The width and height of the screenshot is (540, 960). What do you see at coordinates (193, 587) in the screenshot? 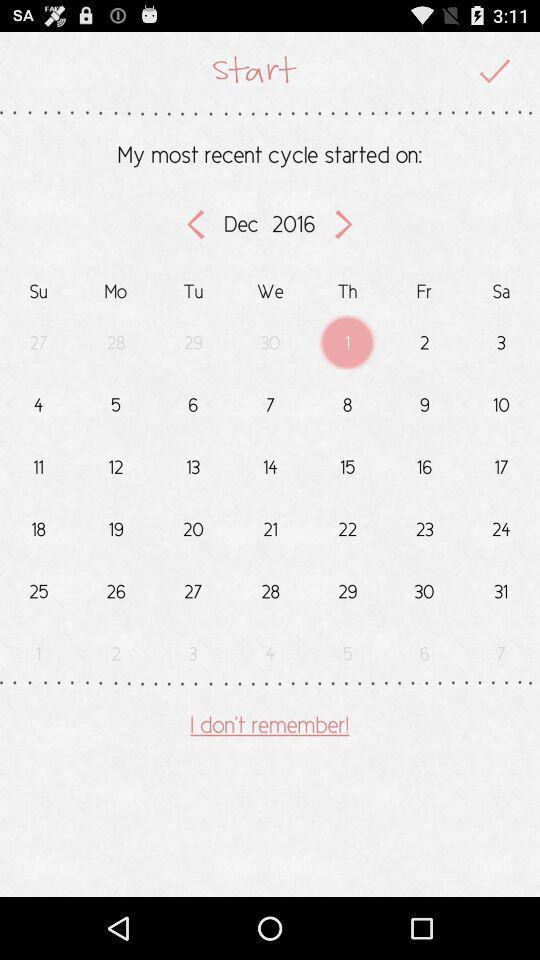
I see `the number 27` at bounding box center [193, 587].